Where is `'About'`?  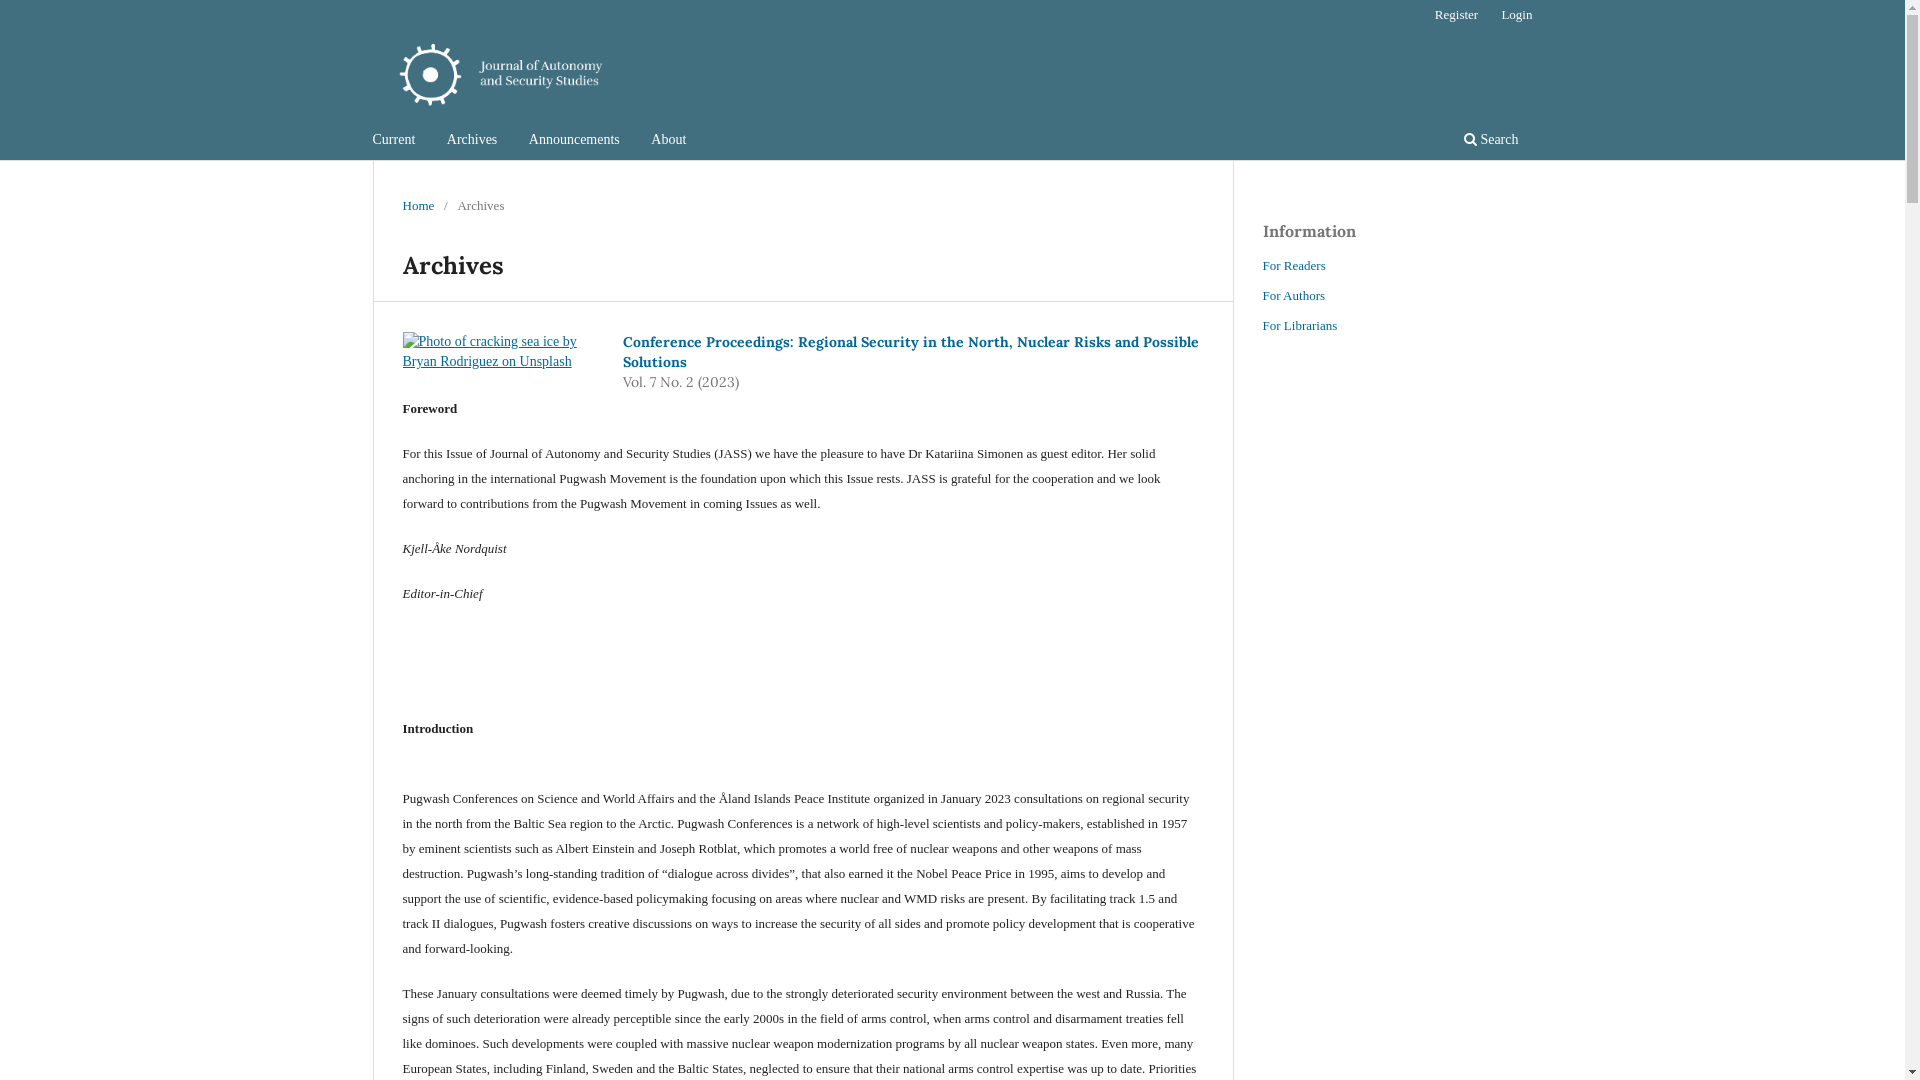 'About' is located at coordinates (668, 141).